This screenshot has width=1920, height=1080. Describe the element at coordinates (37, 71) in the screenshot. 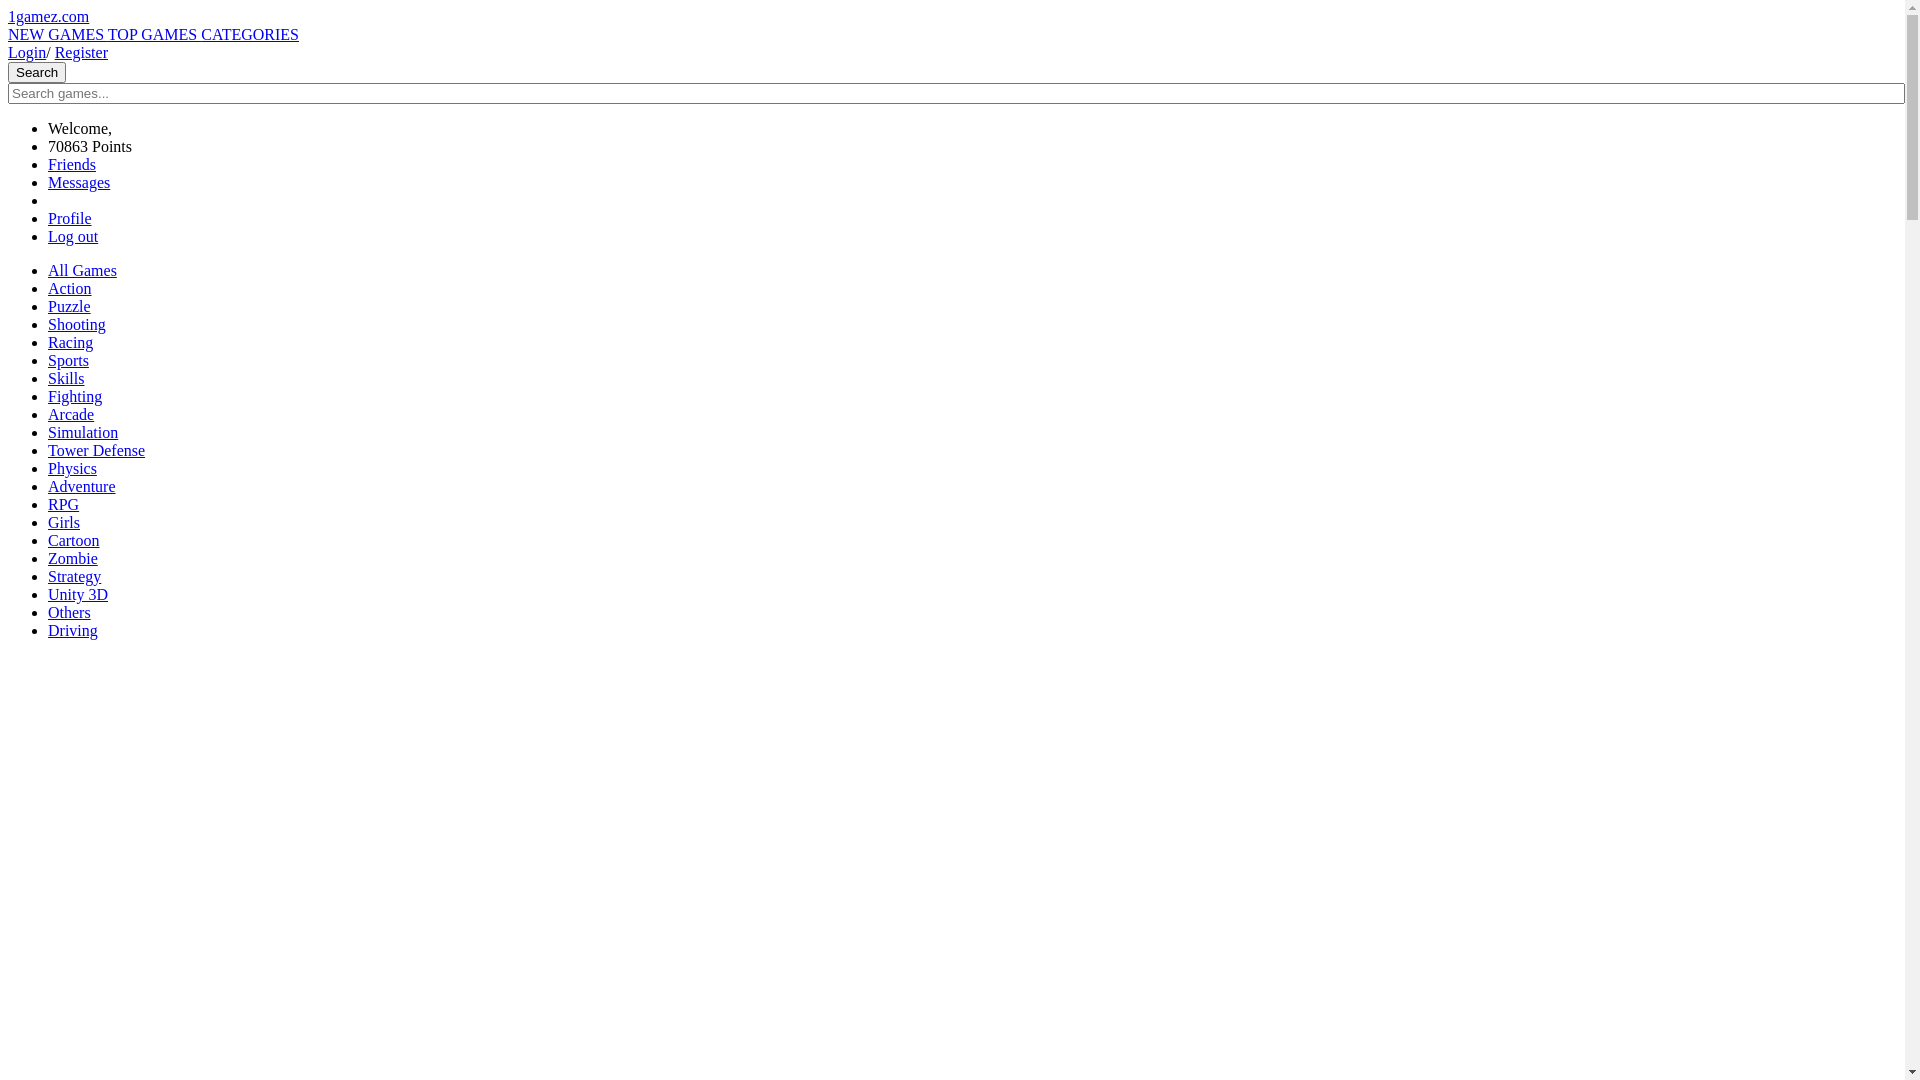

I see `'Search'` at that location.